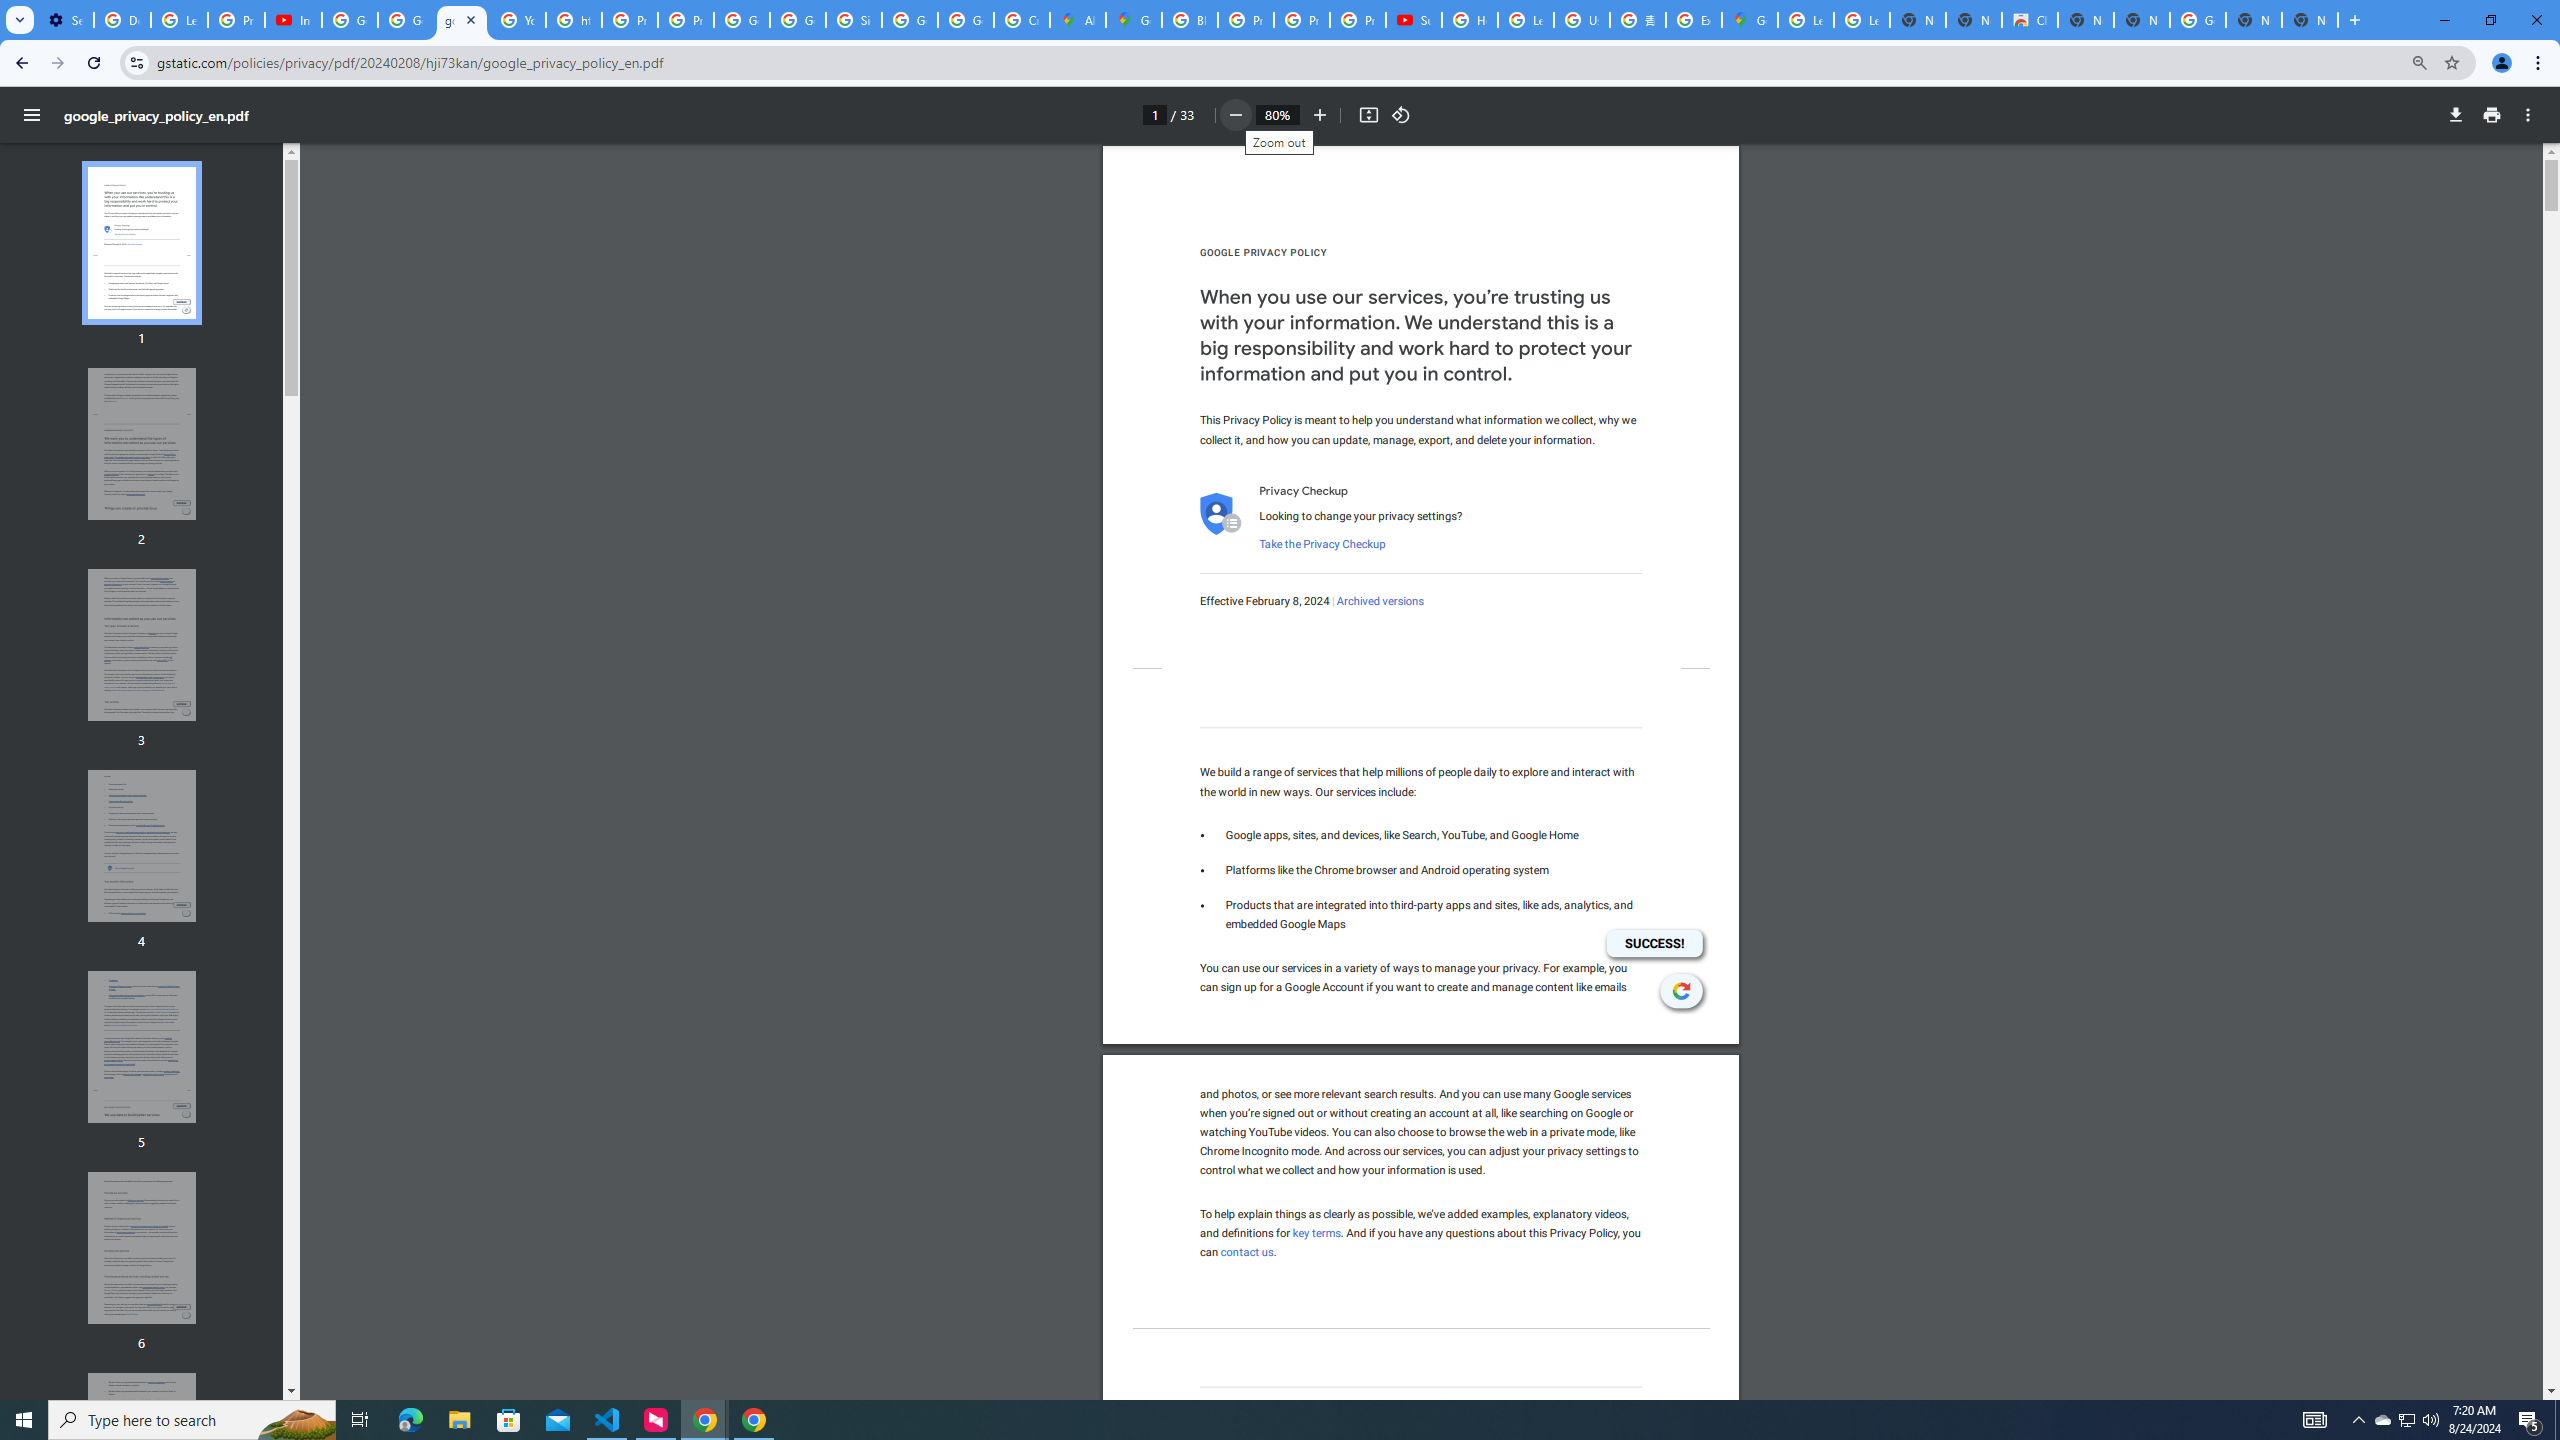 This screenshot has height=1440, width=2560. I want to click on 'https://scholar.google.com/', so click(574, 19).